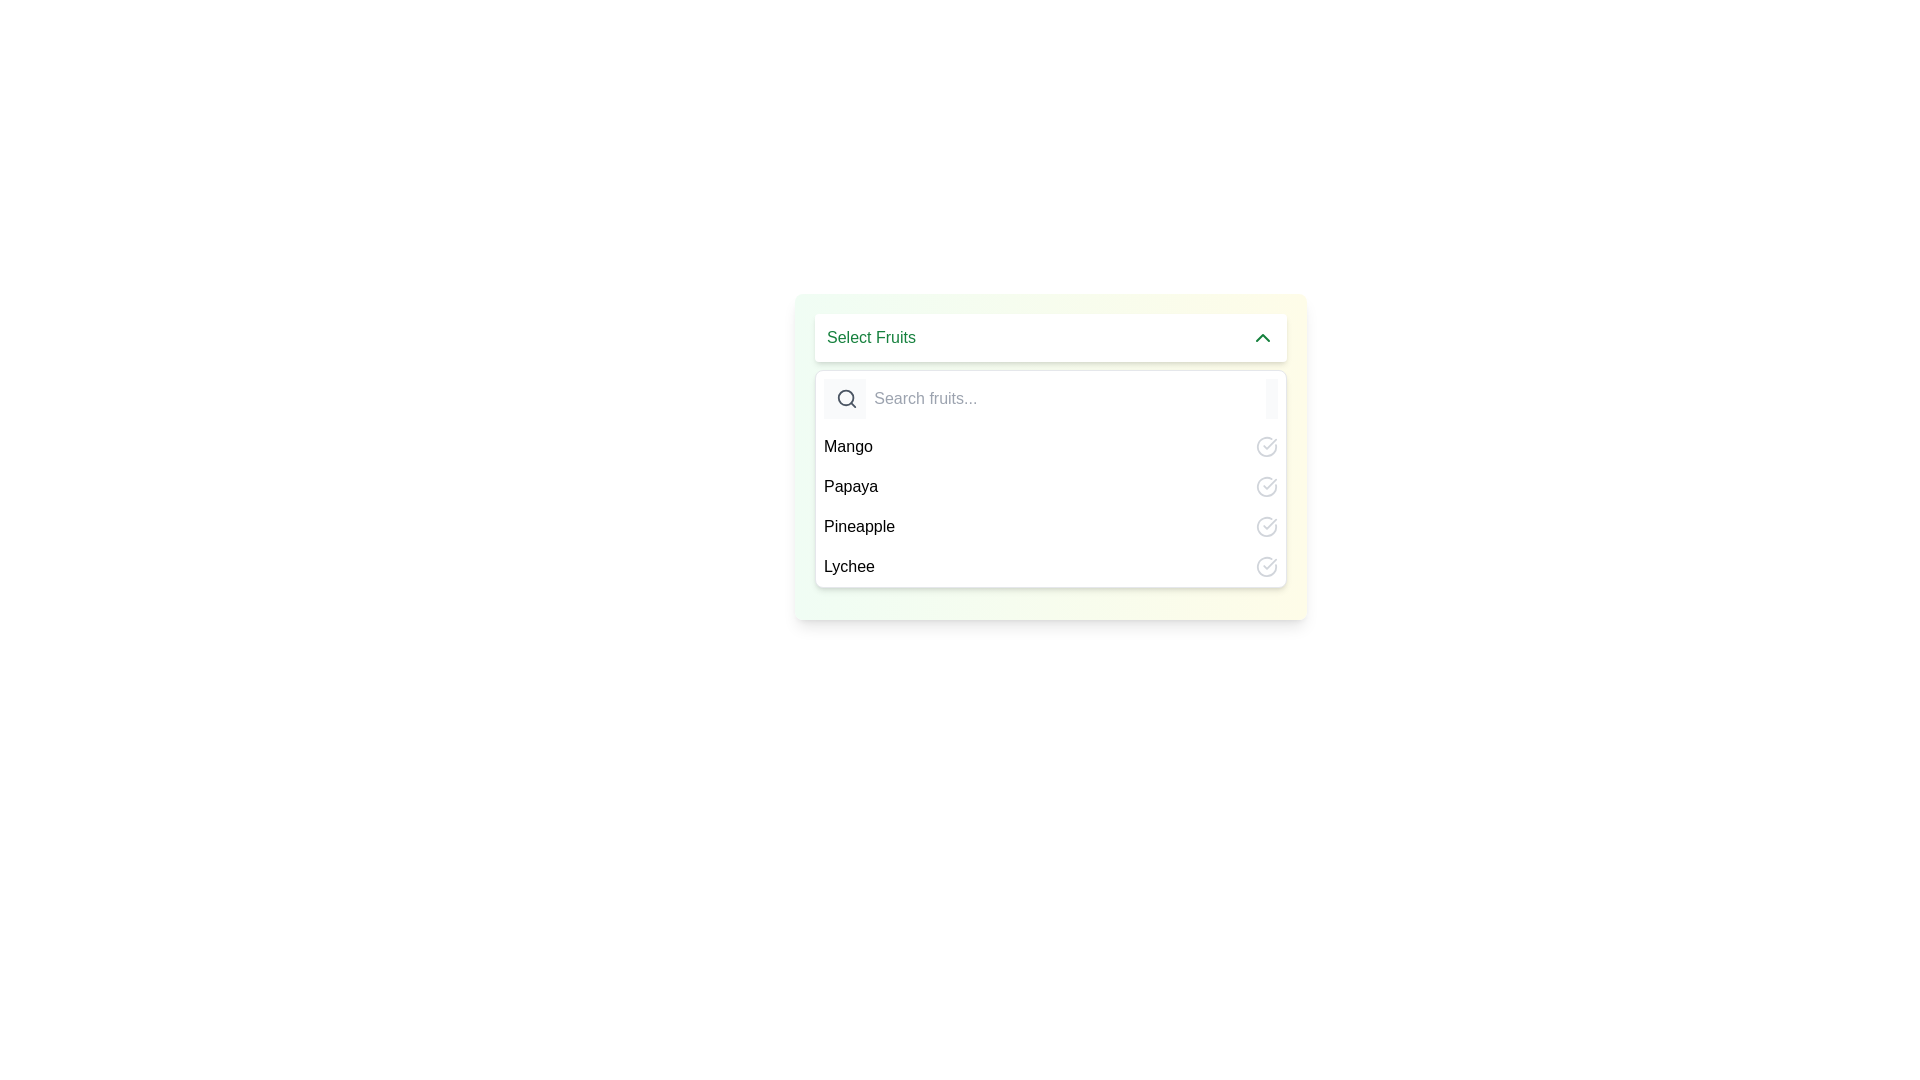 Image resolution: width=1920 pixels, height=1080 pixels. What do you see at coordinates (859, 526) in the screenshot?
I see `the text label 'Pineapple' in the dropdown menu` at bounding box center [859, 526].